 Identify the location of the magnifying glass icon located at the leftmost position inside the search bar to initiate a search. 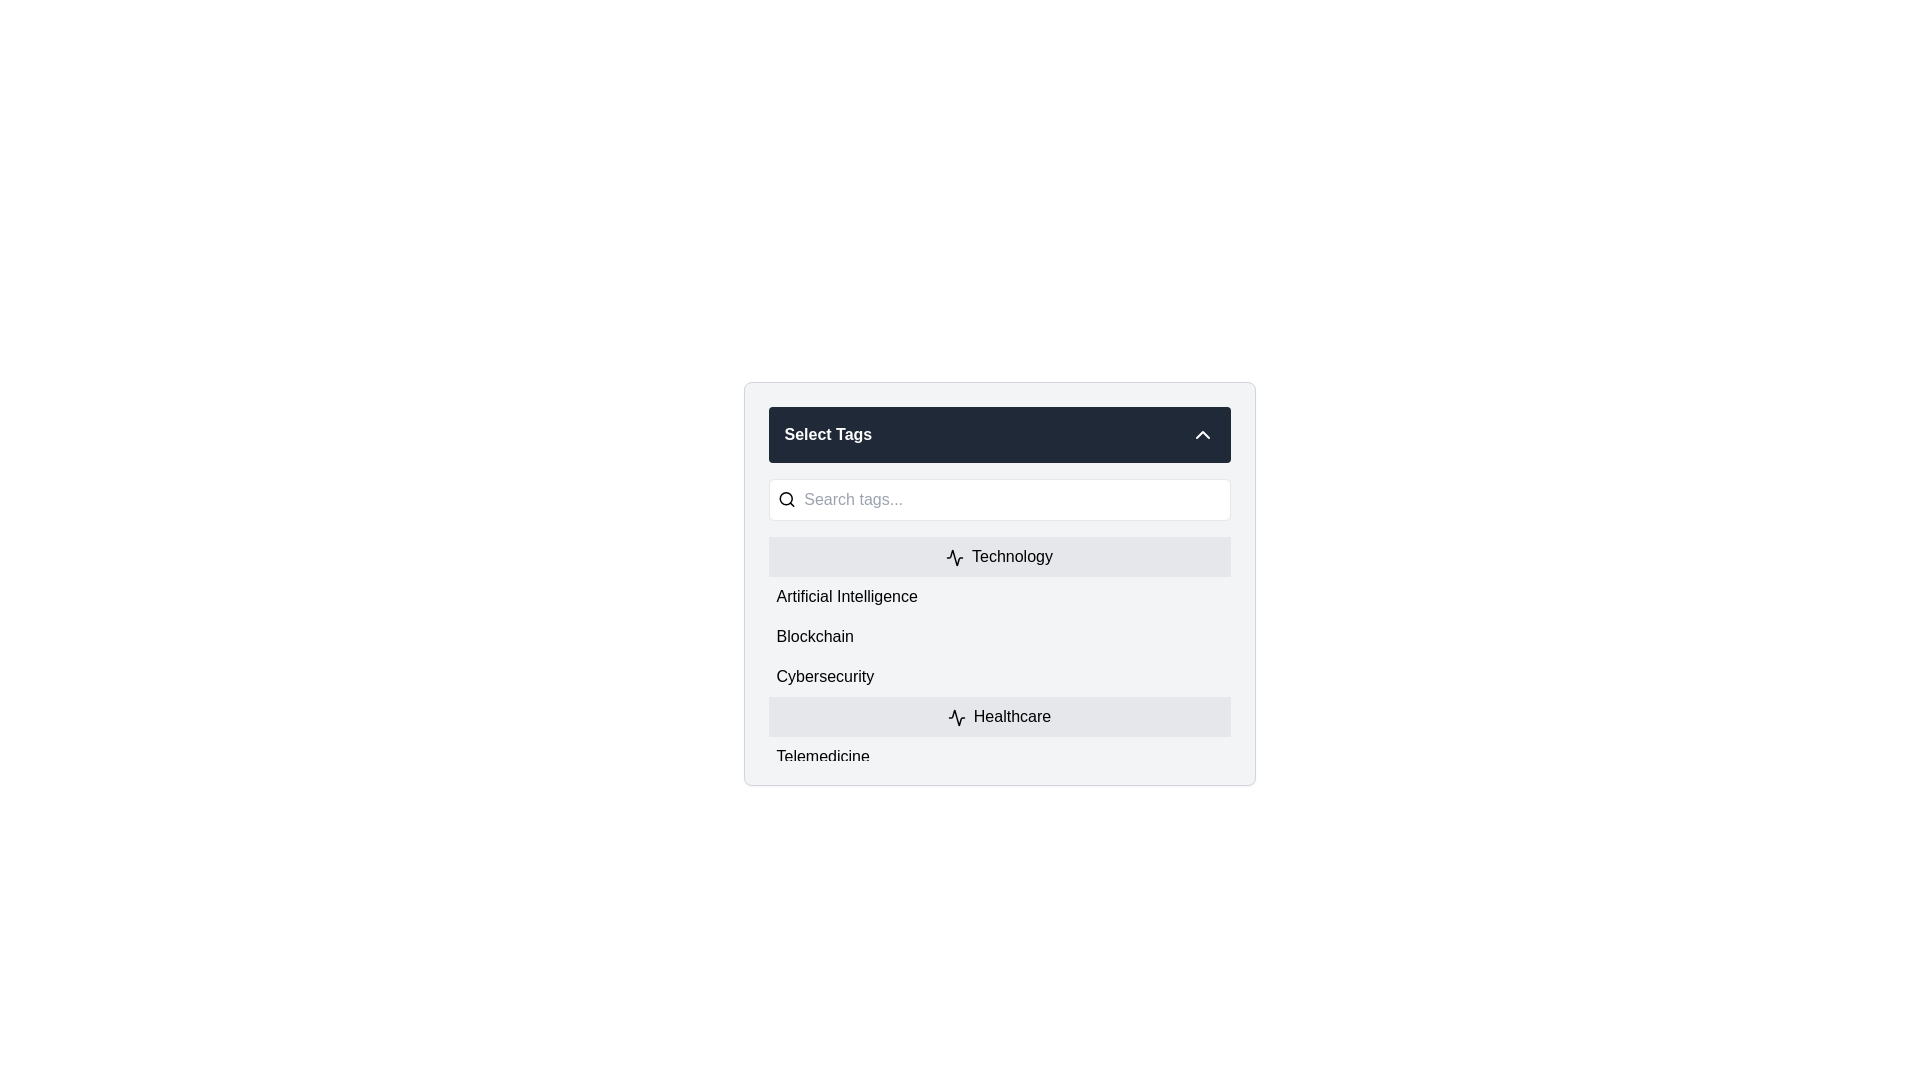
(785, 499).